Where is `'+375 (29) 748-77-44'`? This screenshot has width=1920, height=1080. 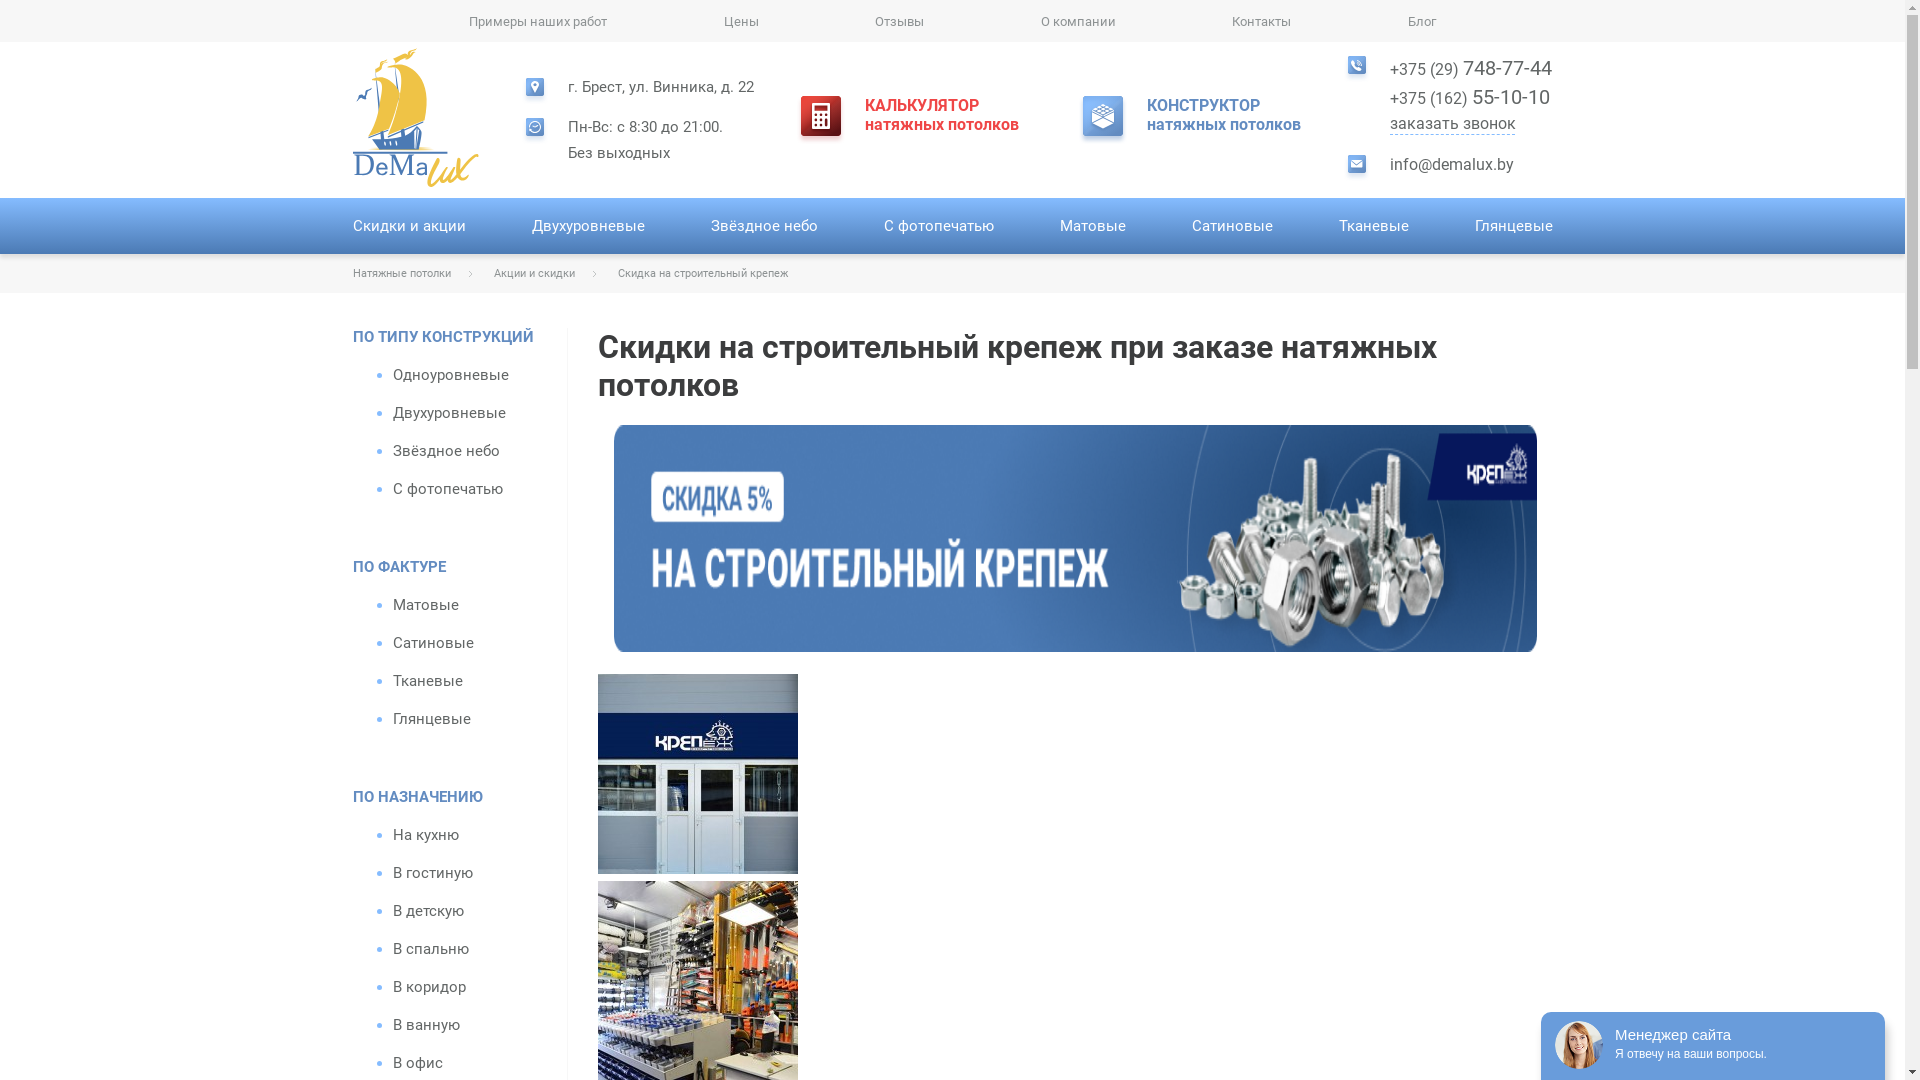 '+375 (29) 748-77-44' is located at coordinates (1470, 67).